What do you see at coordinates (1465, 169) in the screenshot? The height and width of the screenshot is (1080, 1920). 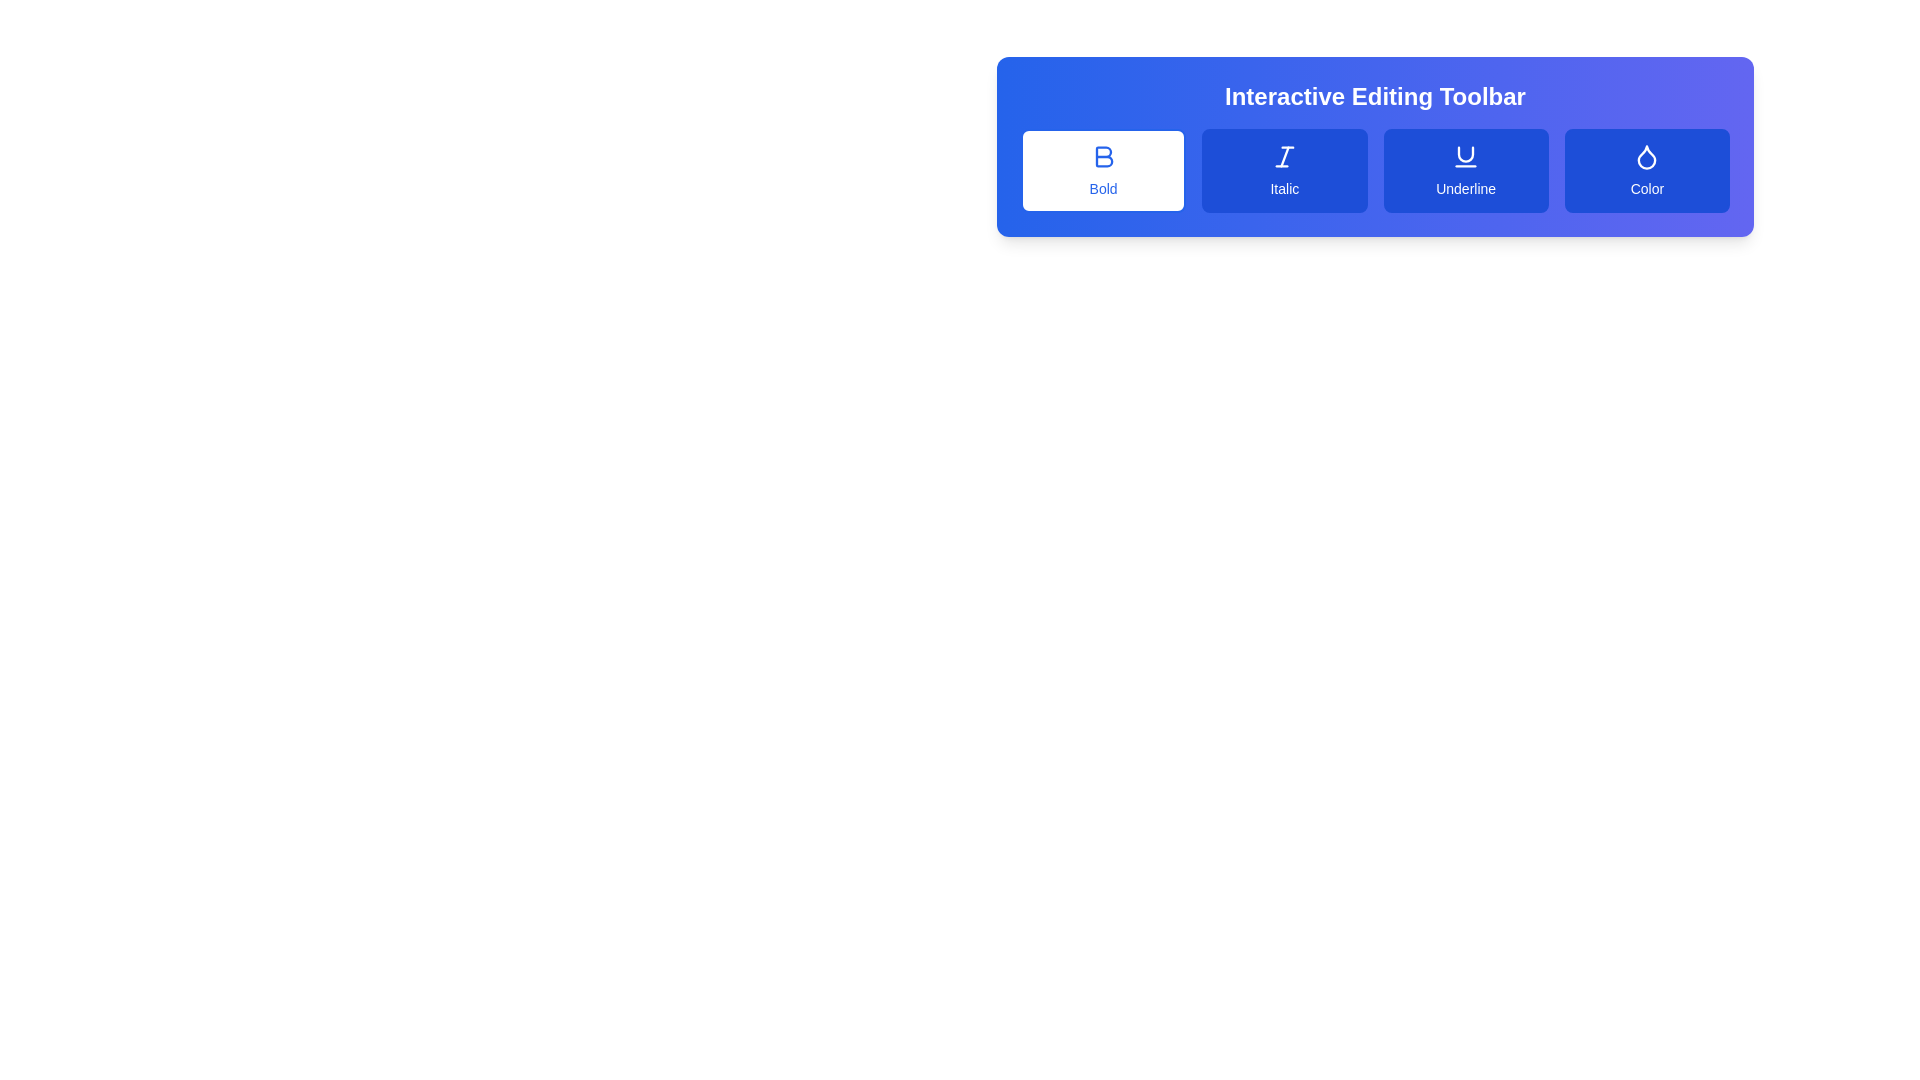 I see `the underline formatting button, which is the third item in a row between the 'Italic' button and the 'Color' button` at bounding box center [1465, 169].